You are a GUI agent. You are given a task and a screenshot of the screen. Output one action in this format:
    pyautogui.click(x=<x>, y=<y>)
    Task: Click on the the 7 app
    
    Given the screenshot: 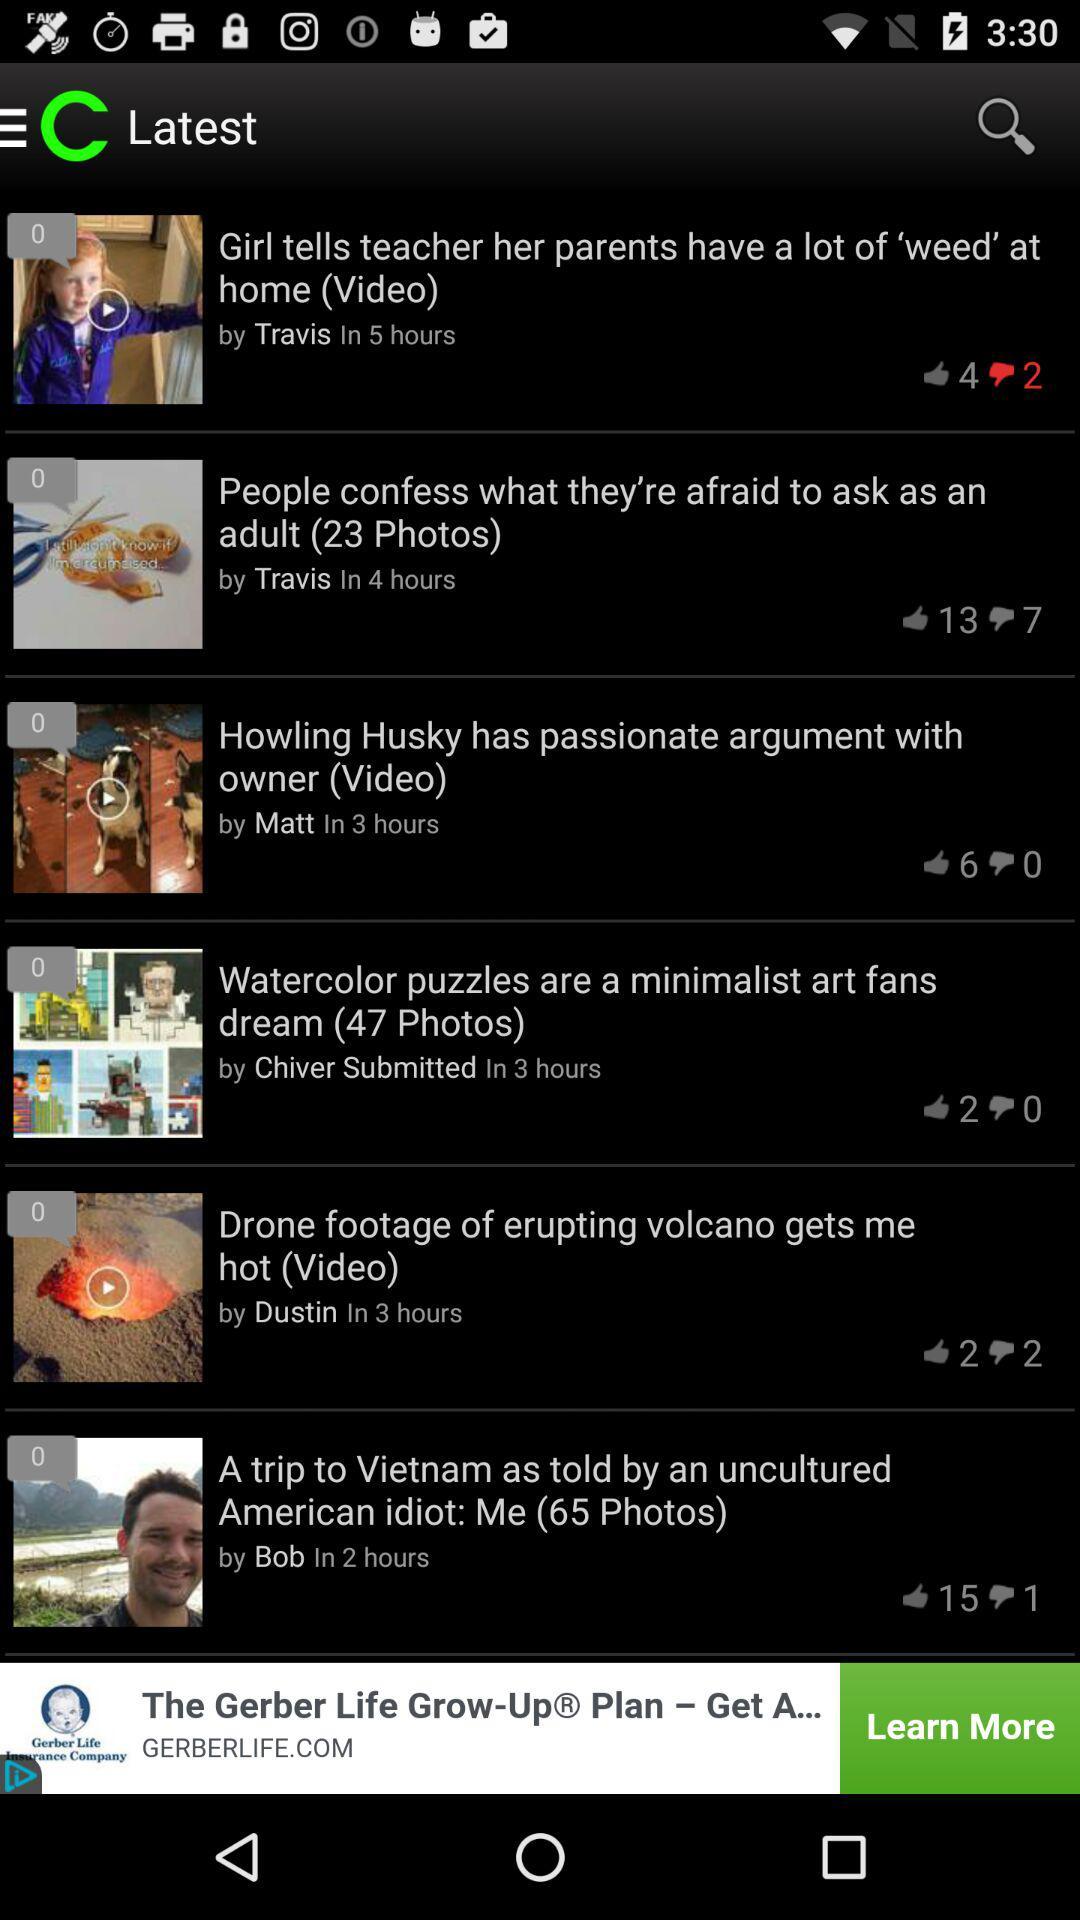 What is the action you would take?
    pyautogui.click(x=1032, y=617)
    